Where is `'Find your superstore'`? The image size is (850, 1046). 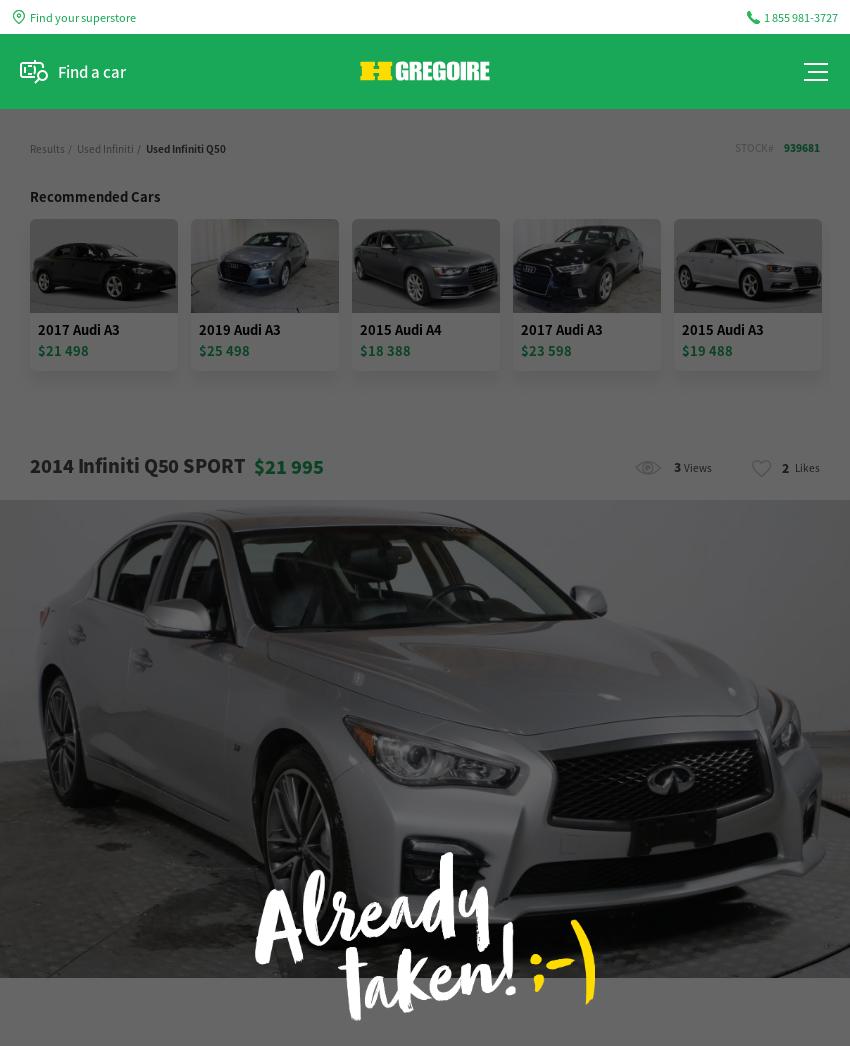 'Find your superstore' is located at coordinates (82, 15).